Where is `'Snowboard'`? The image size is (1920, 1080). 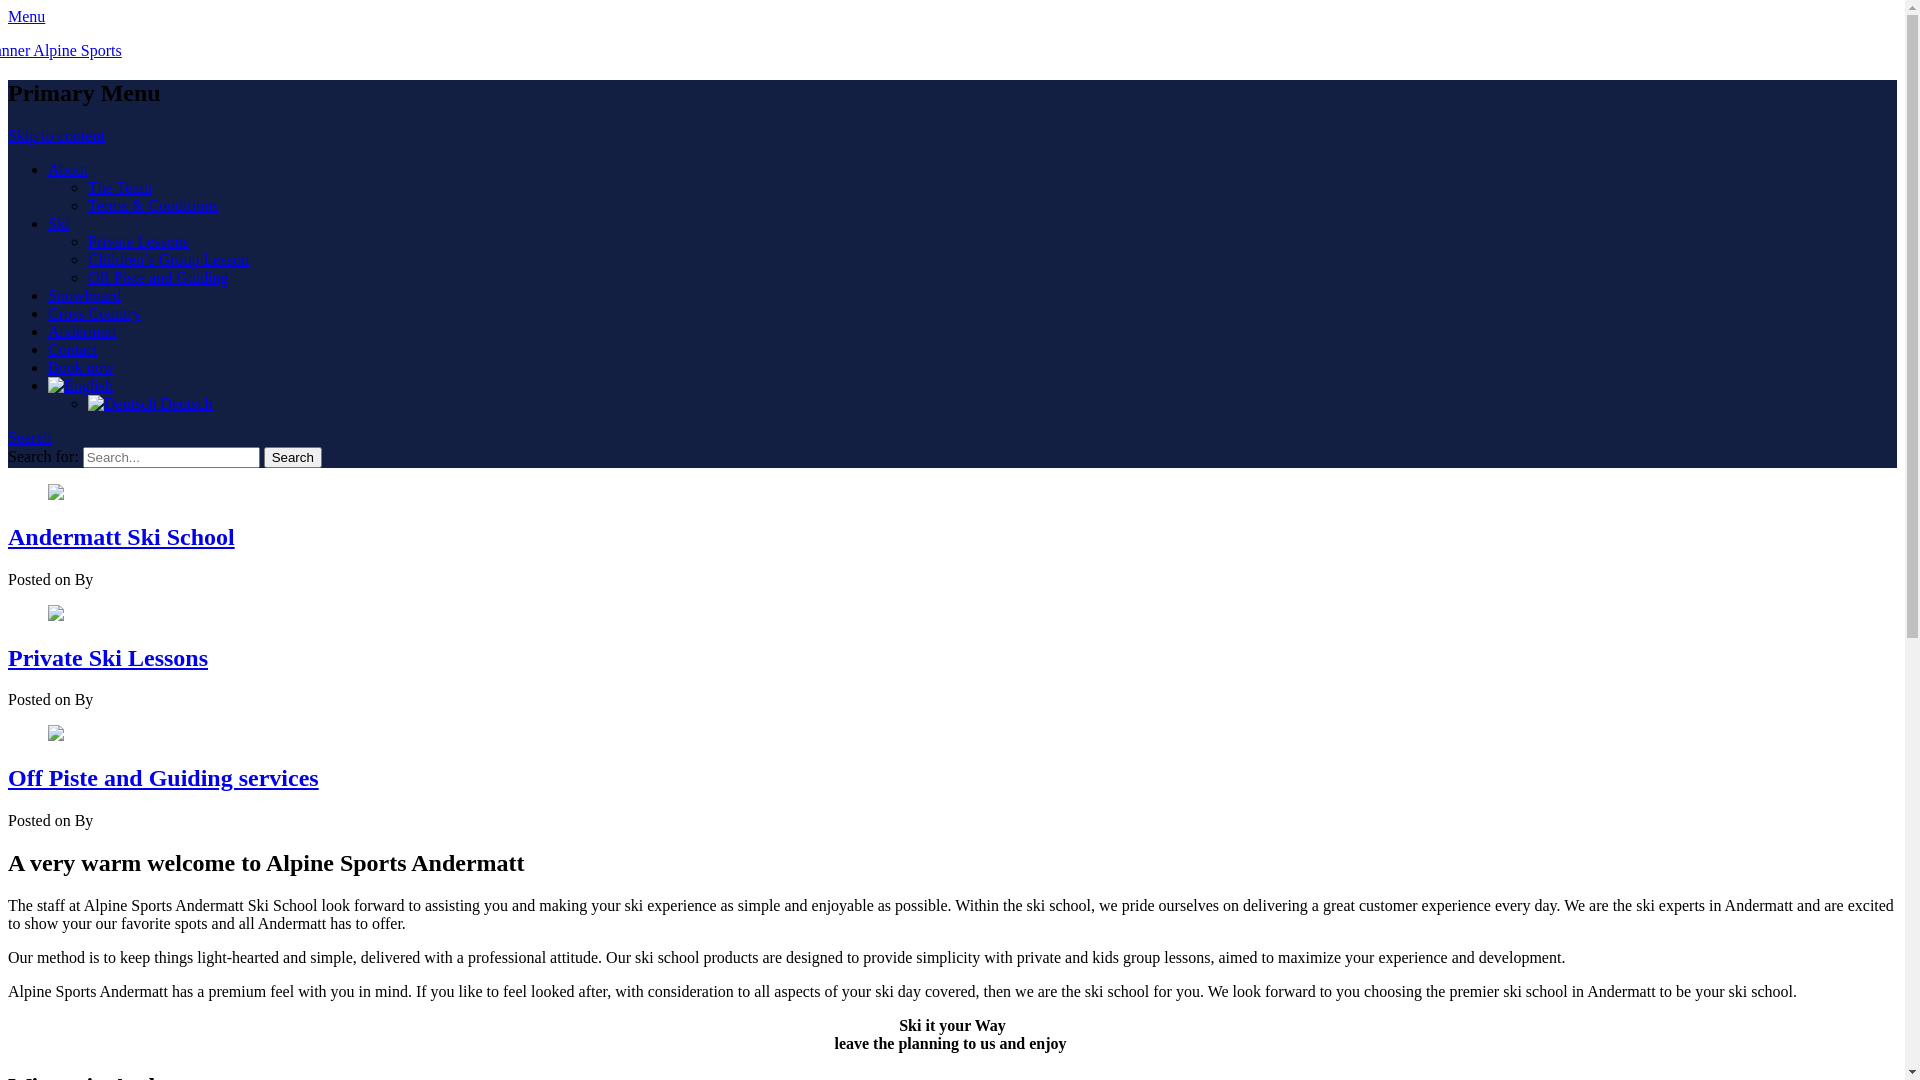 'Snowboard' is located at coordinates (83, 295).